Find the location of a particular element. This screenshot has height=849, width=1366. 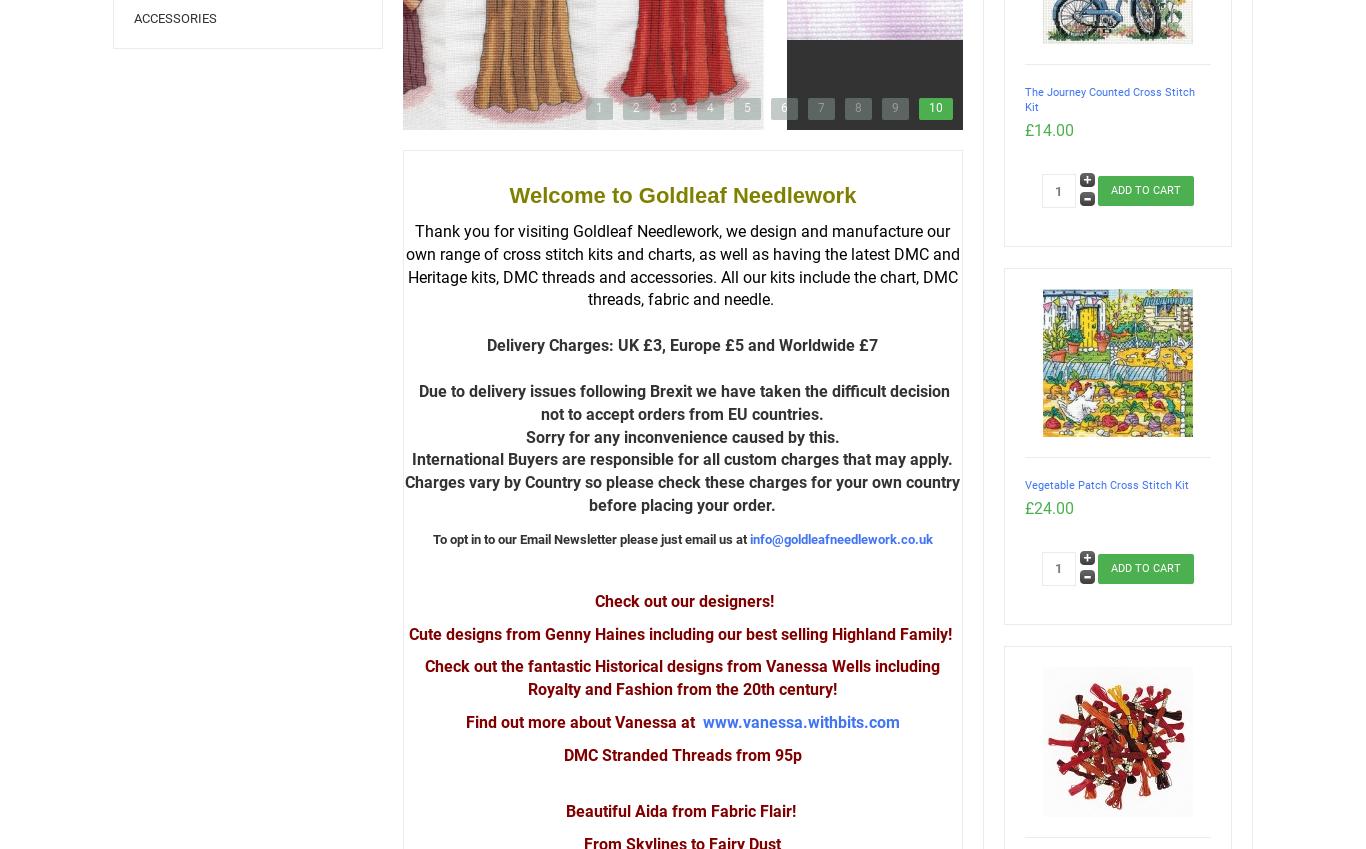

'Welcome to Goldleaf Needlework' is located at coordinates (508, 193).